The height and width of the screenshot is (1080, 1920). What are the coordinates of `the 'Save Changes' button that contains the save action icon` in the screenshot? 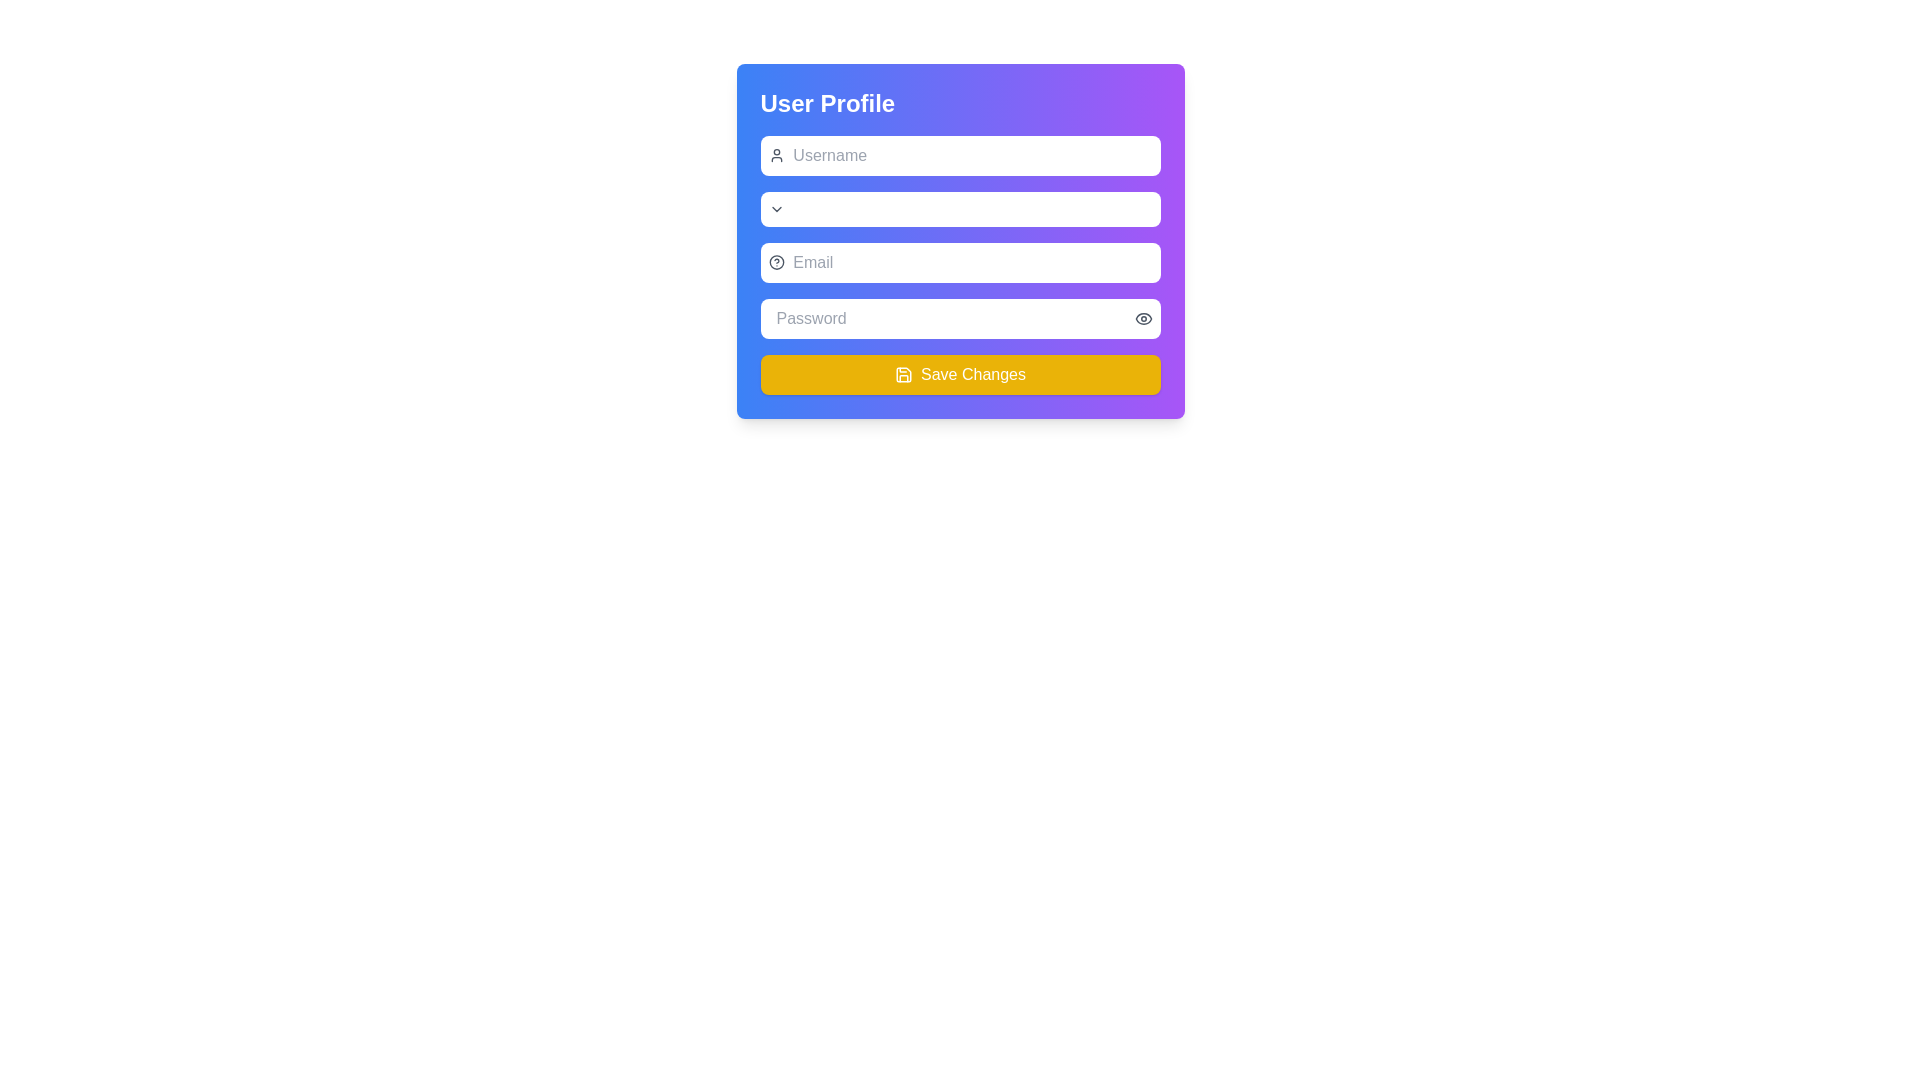 It's located at (902, 374).